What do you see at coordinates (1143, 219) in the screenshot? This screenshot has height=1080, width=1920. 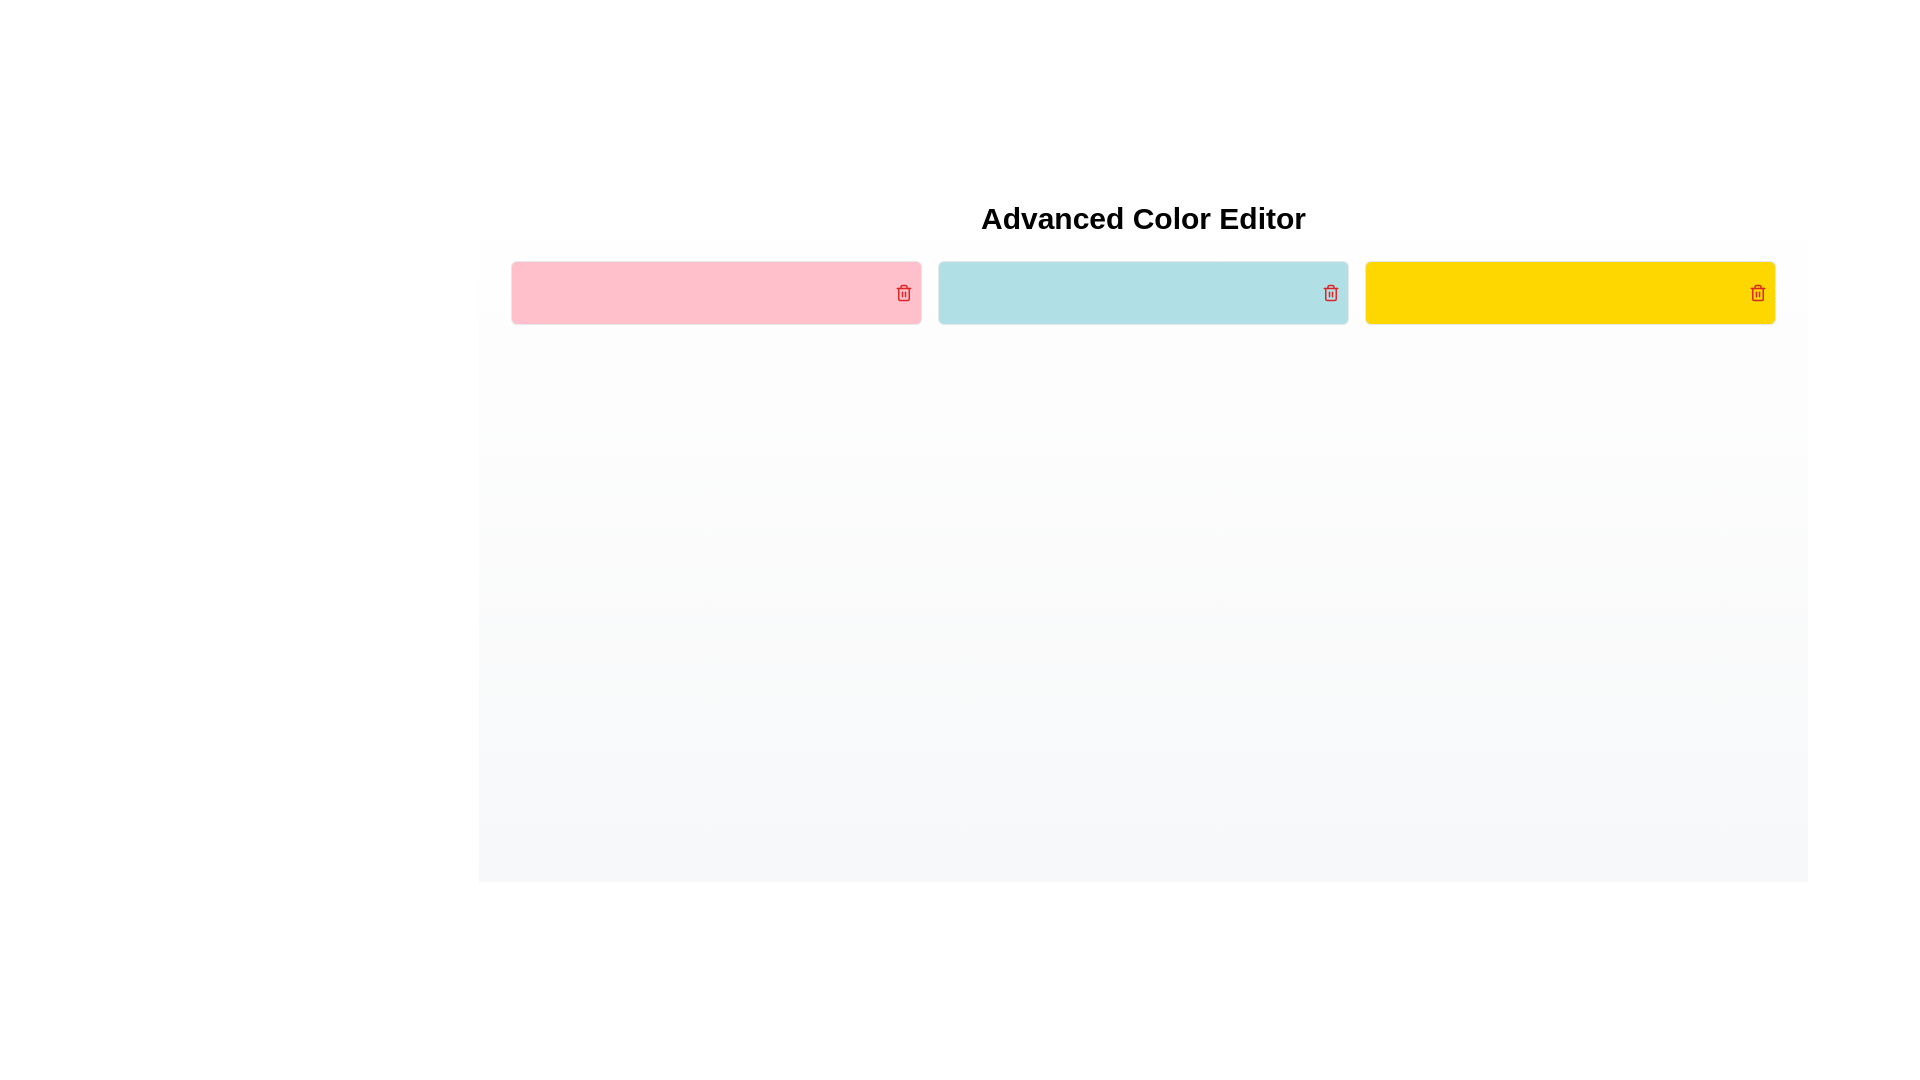 I see `the prominent text heading 'Advanced Color Editor' which is styled in bold and large font, located centrally at the top of the interface` at bounding box center [1143, 219].